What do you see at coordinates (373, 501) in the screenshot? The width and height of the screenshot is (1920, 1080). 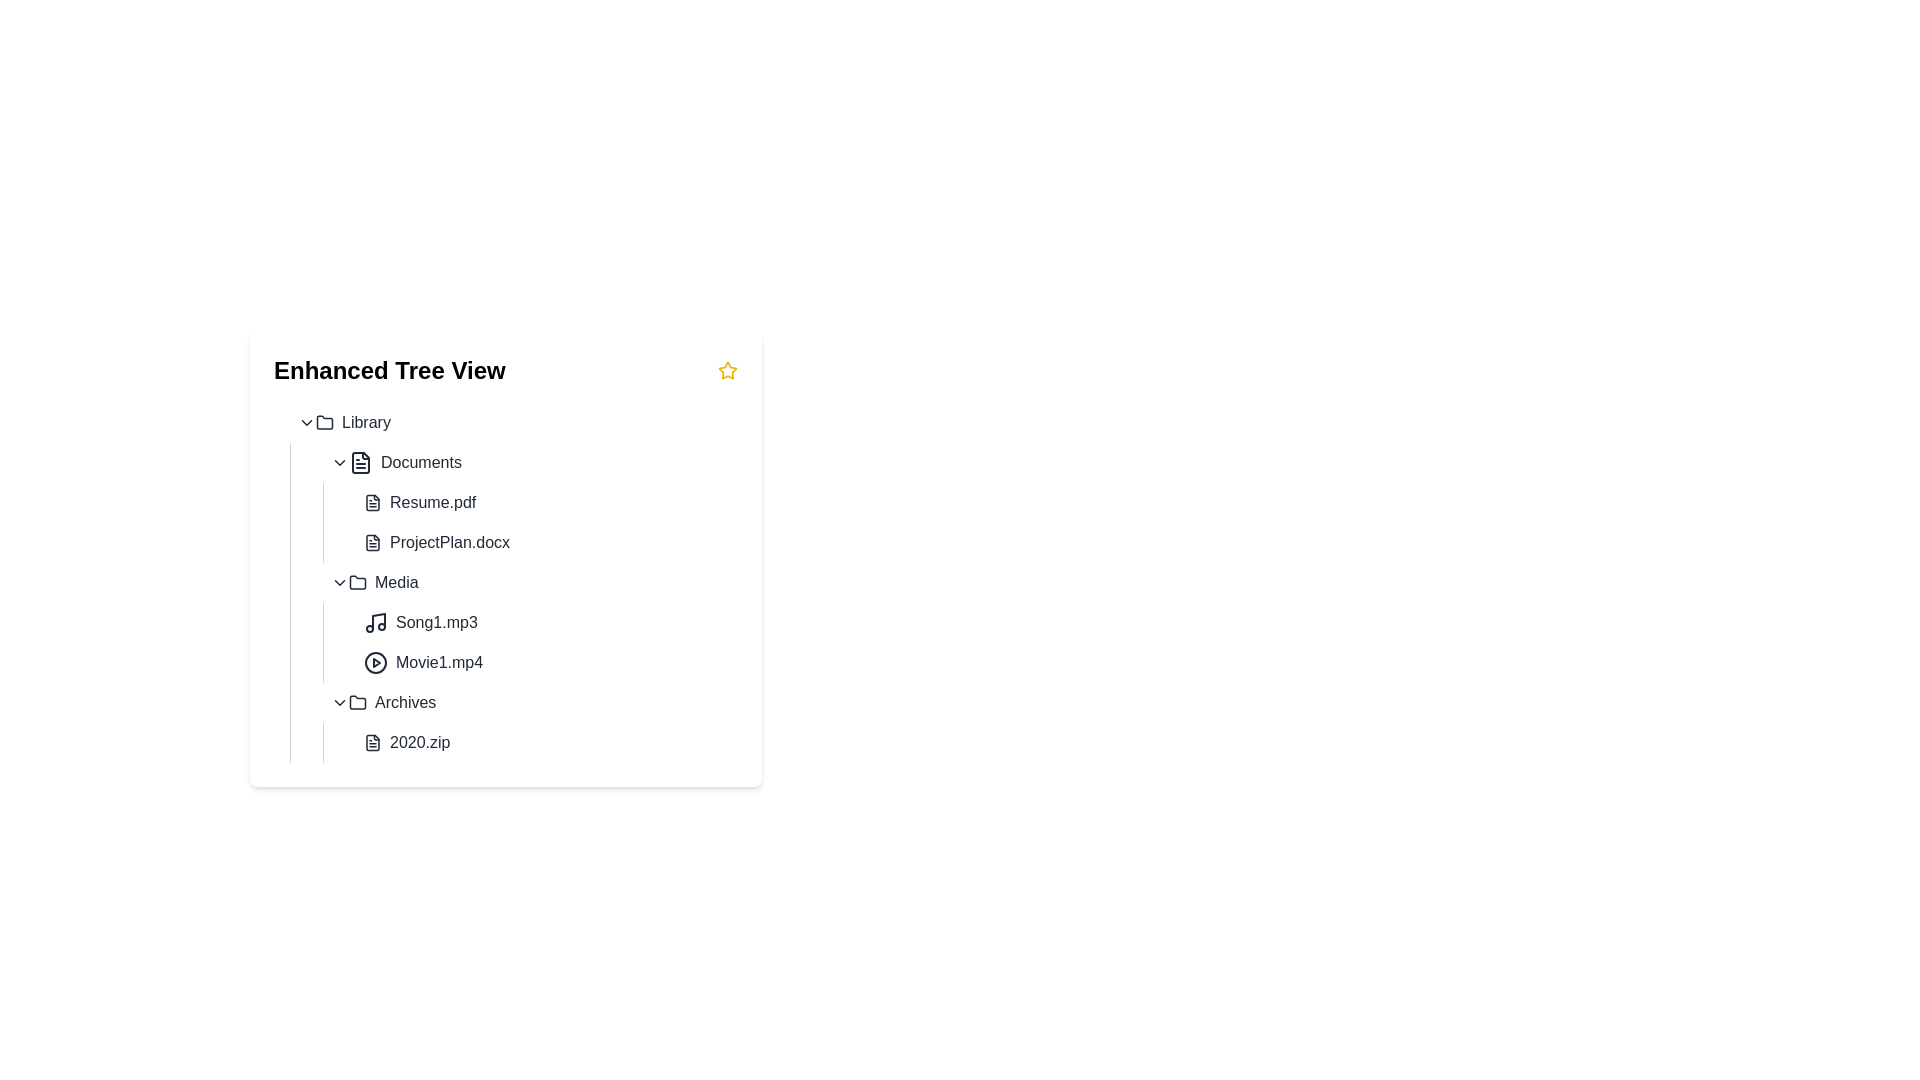 I see `the document icon representing 'Resume.pdf', which is styled with an outlined file shape and additional lines symbolizing text, located within the 'Documents' section of the 'Library'` at bounding box center [373, 501].